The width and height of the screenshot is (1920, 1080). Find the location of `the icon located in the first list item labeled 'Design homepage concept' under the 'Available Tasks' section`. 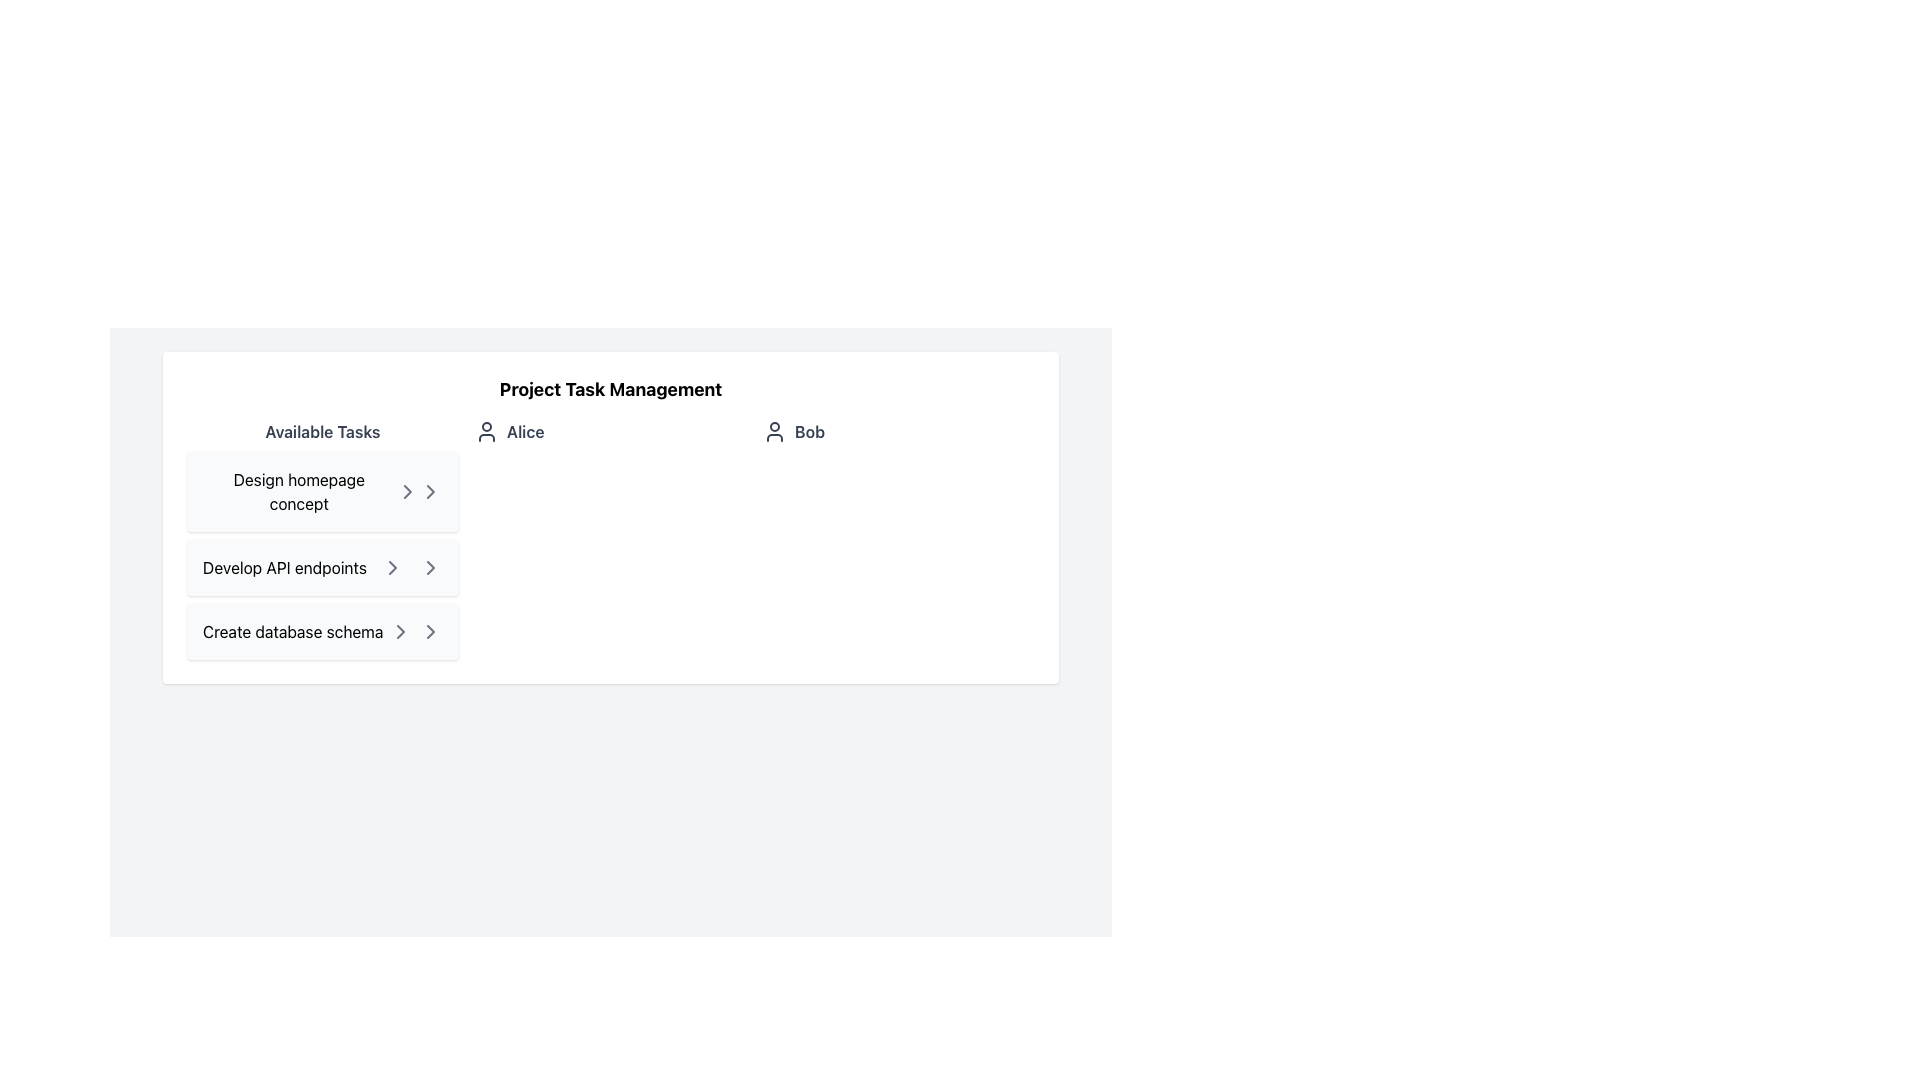

the icon located in the first list item labeled 'Design homepage concept' under the 'Available Tasks' section is located at coordinates (430, 492).